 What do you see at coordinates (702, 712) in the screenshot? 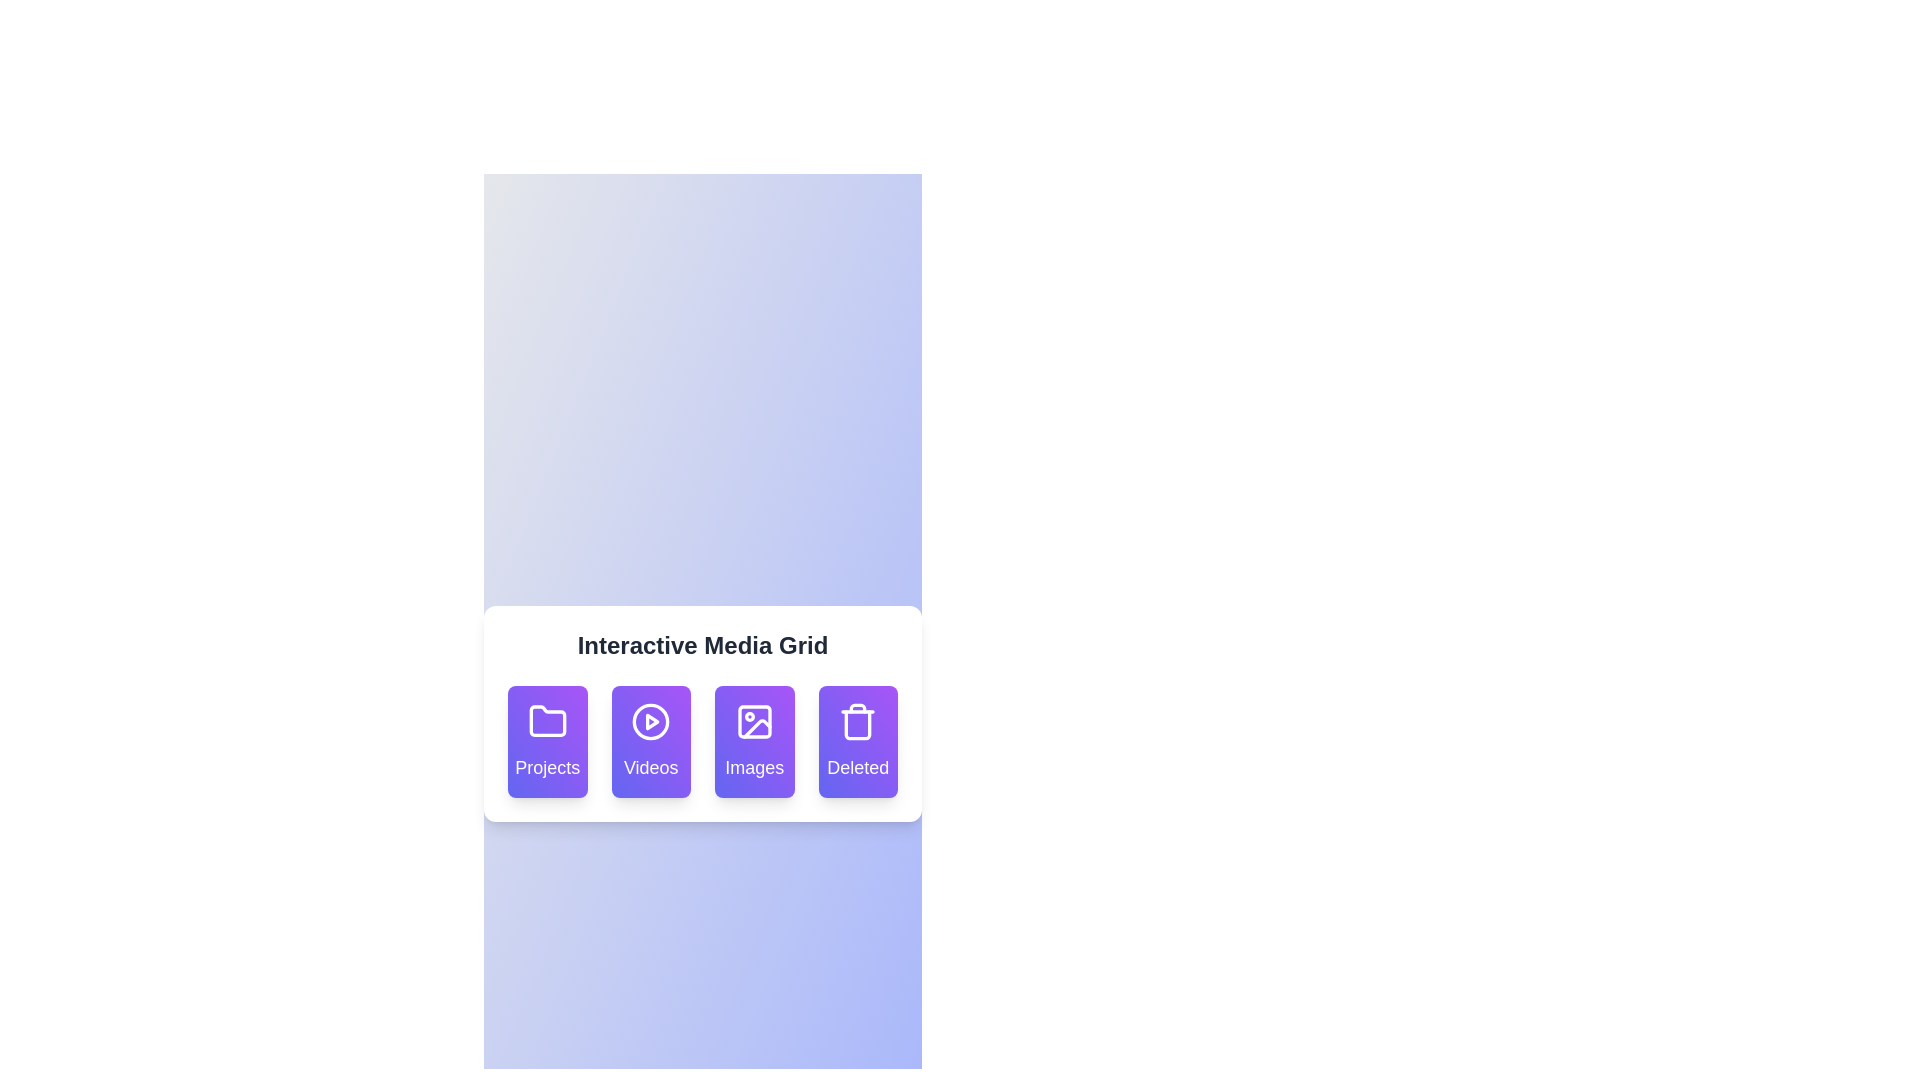
I see `the 'Interactive Media Grid' panel` at bounding box center [702, 712].